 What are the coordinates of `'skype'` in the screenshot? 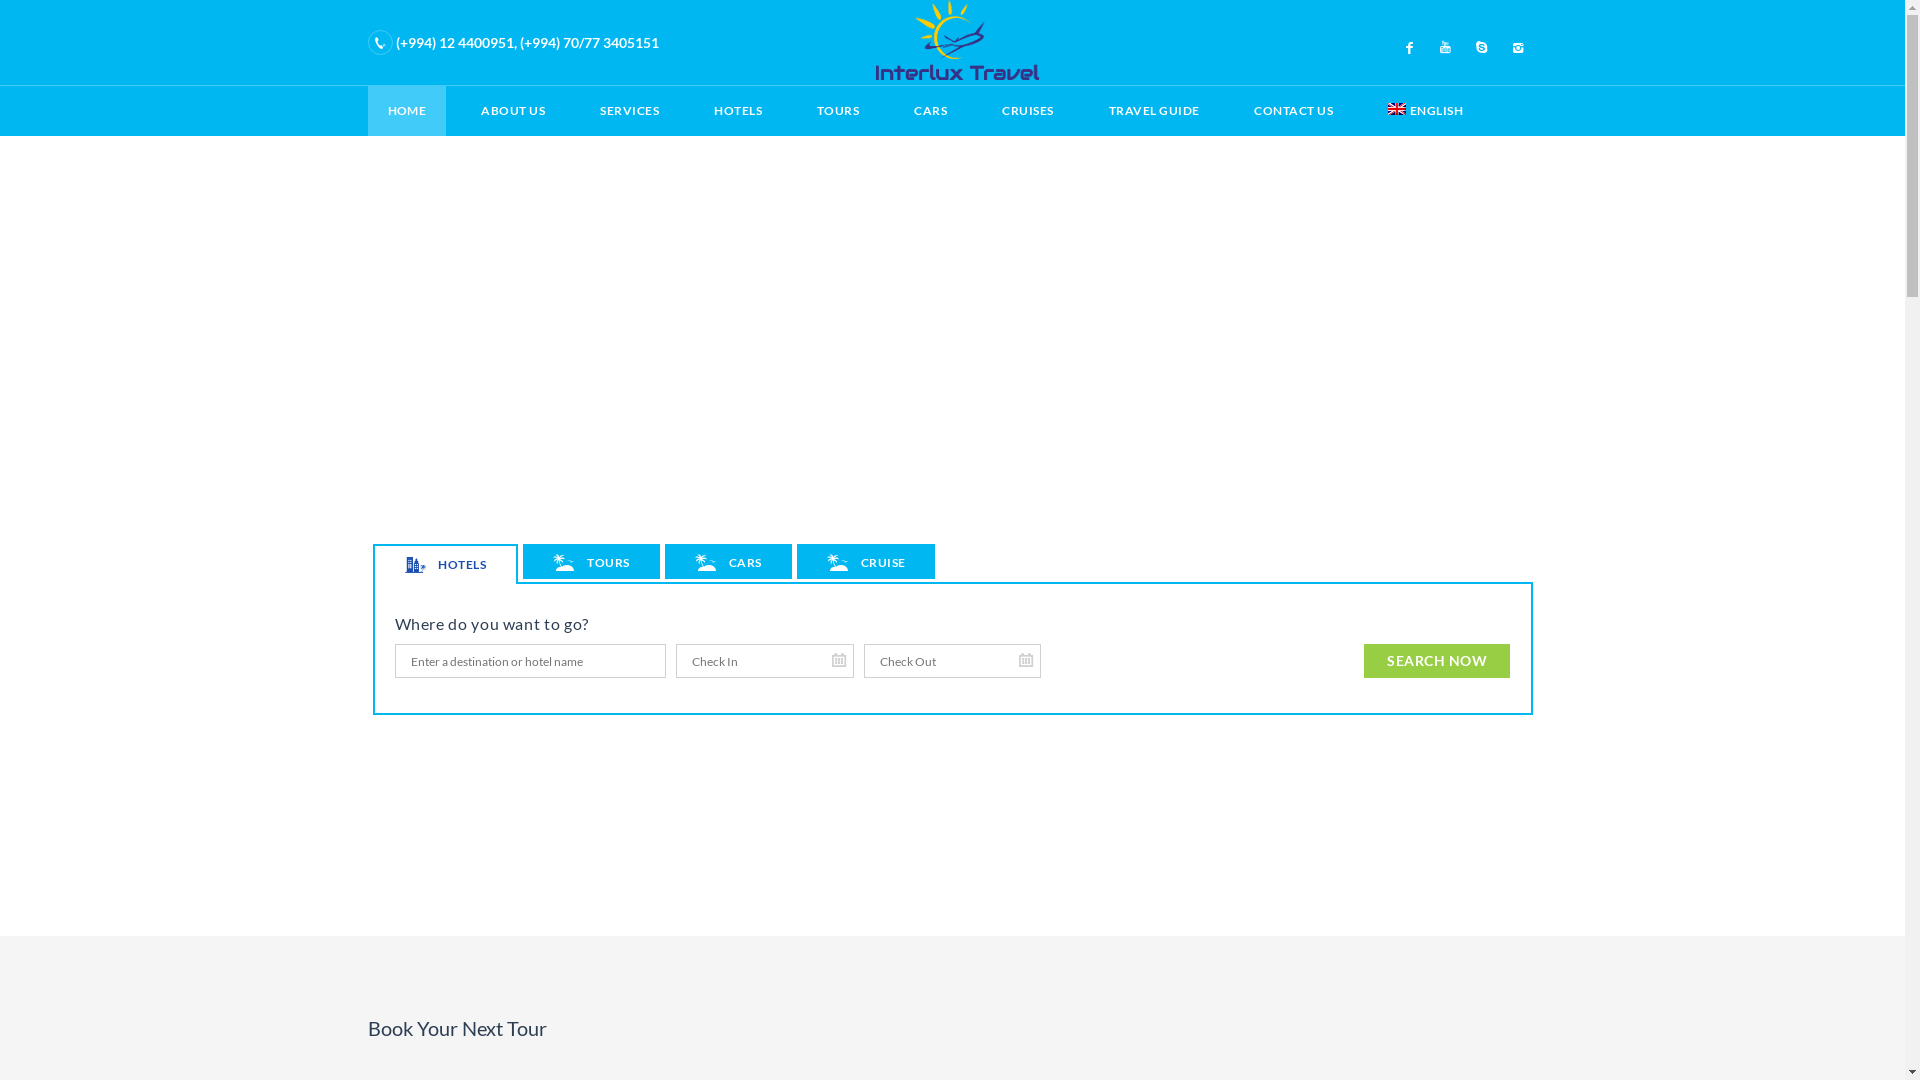 It's located at (1482, 45).